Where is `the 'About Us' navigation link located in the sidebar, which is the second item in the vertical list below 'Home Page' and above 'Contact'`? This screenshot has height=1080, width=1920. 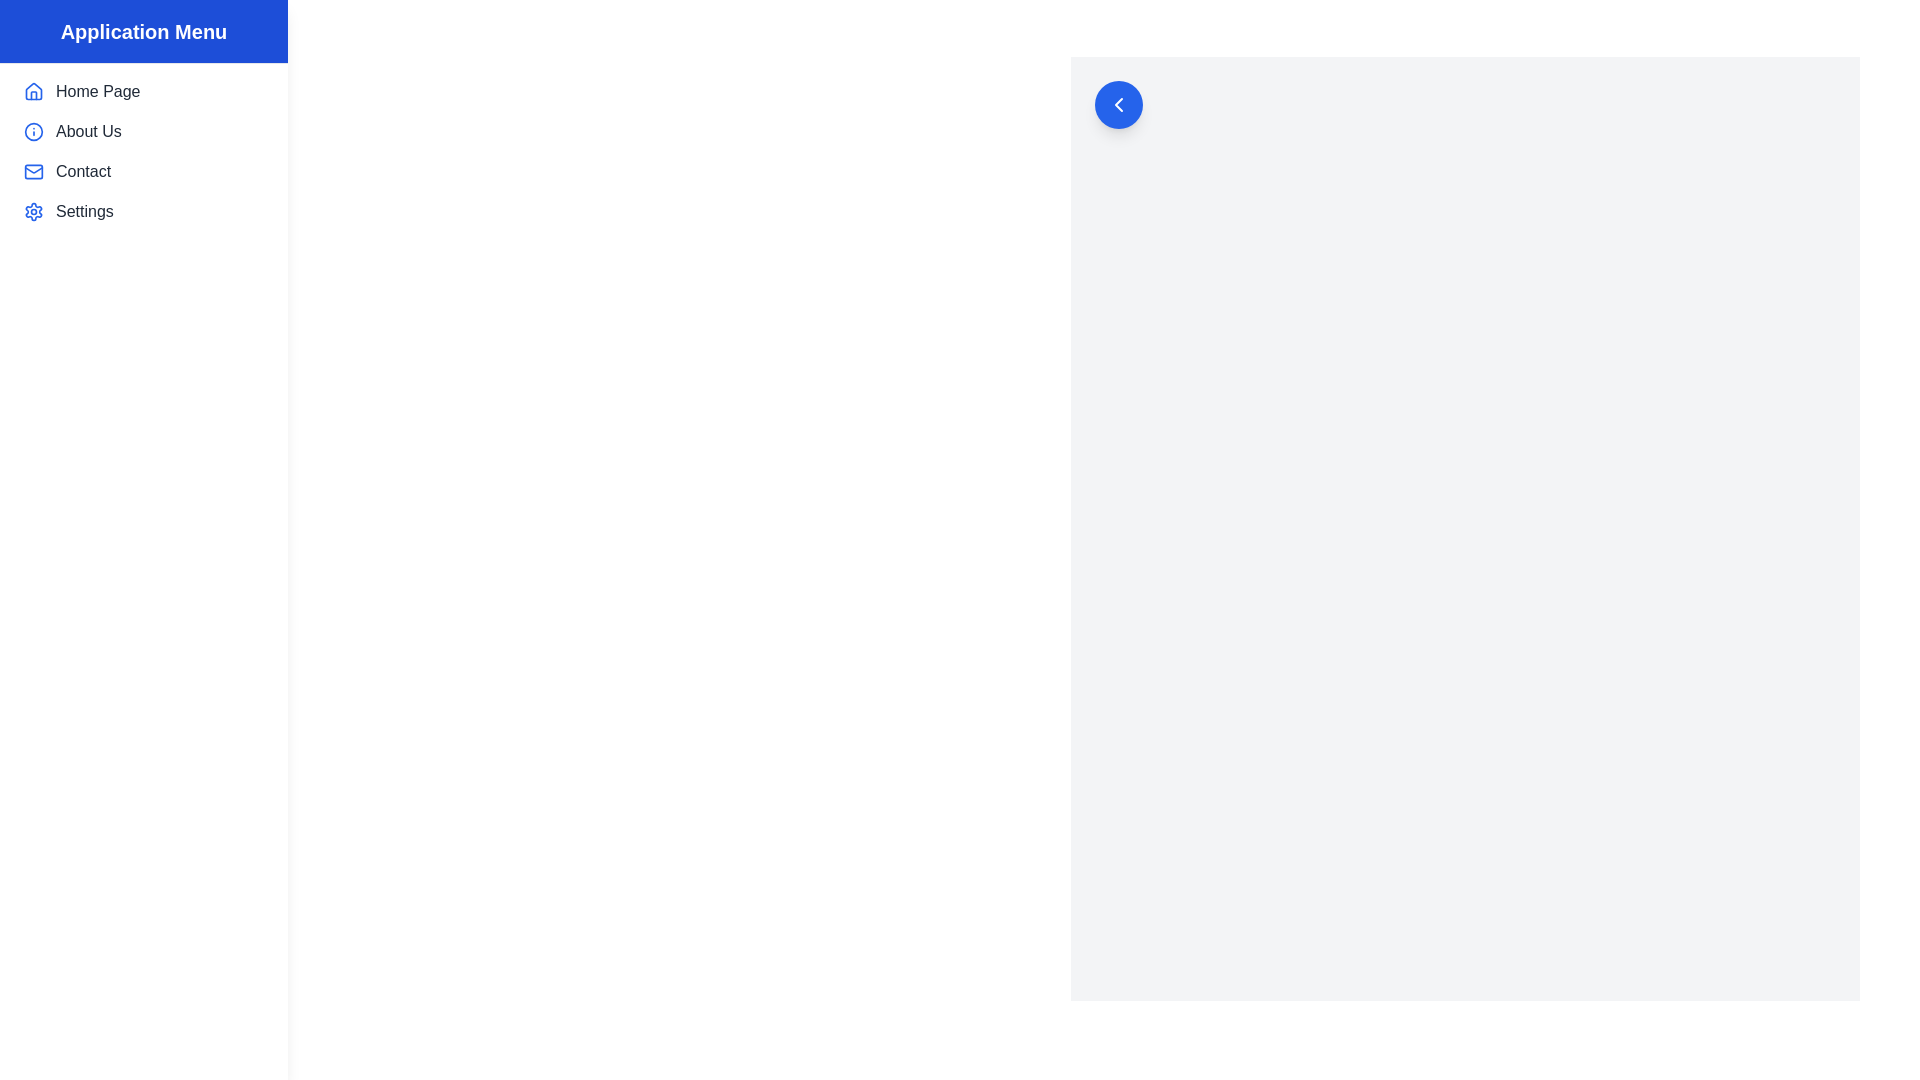 the 'About Us' navigation link located in the sidebar, which is the second item in the vertical list below 'Home Page' and above 'Contact' is located at coordinates (143, 131).